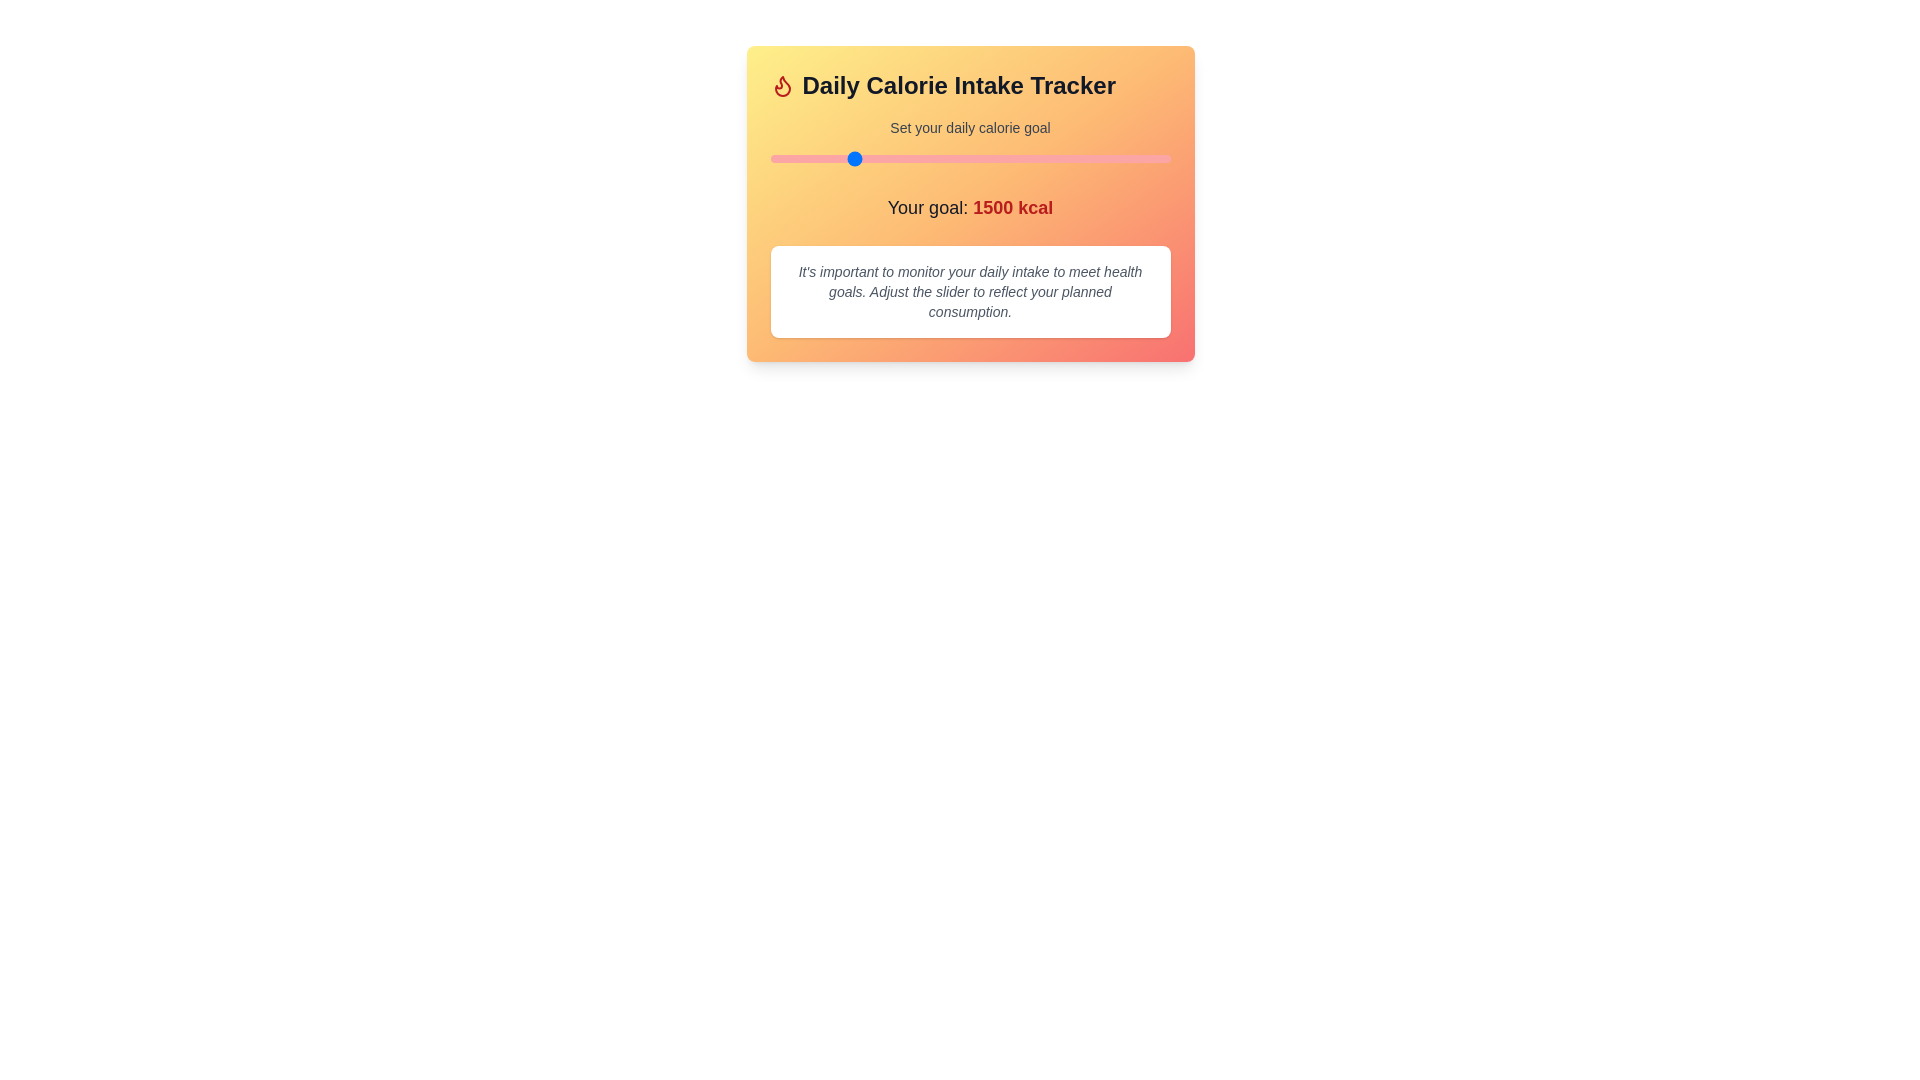 This screenshot has height=1080, width=1920. Describe the element at coordinates (896, 157) in the screenshot. I see `the calorie goal slider to a value of 1795` at that location.